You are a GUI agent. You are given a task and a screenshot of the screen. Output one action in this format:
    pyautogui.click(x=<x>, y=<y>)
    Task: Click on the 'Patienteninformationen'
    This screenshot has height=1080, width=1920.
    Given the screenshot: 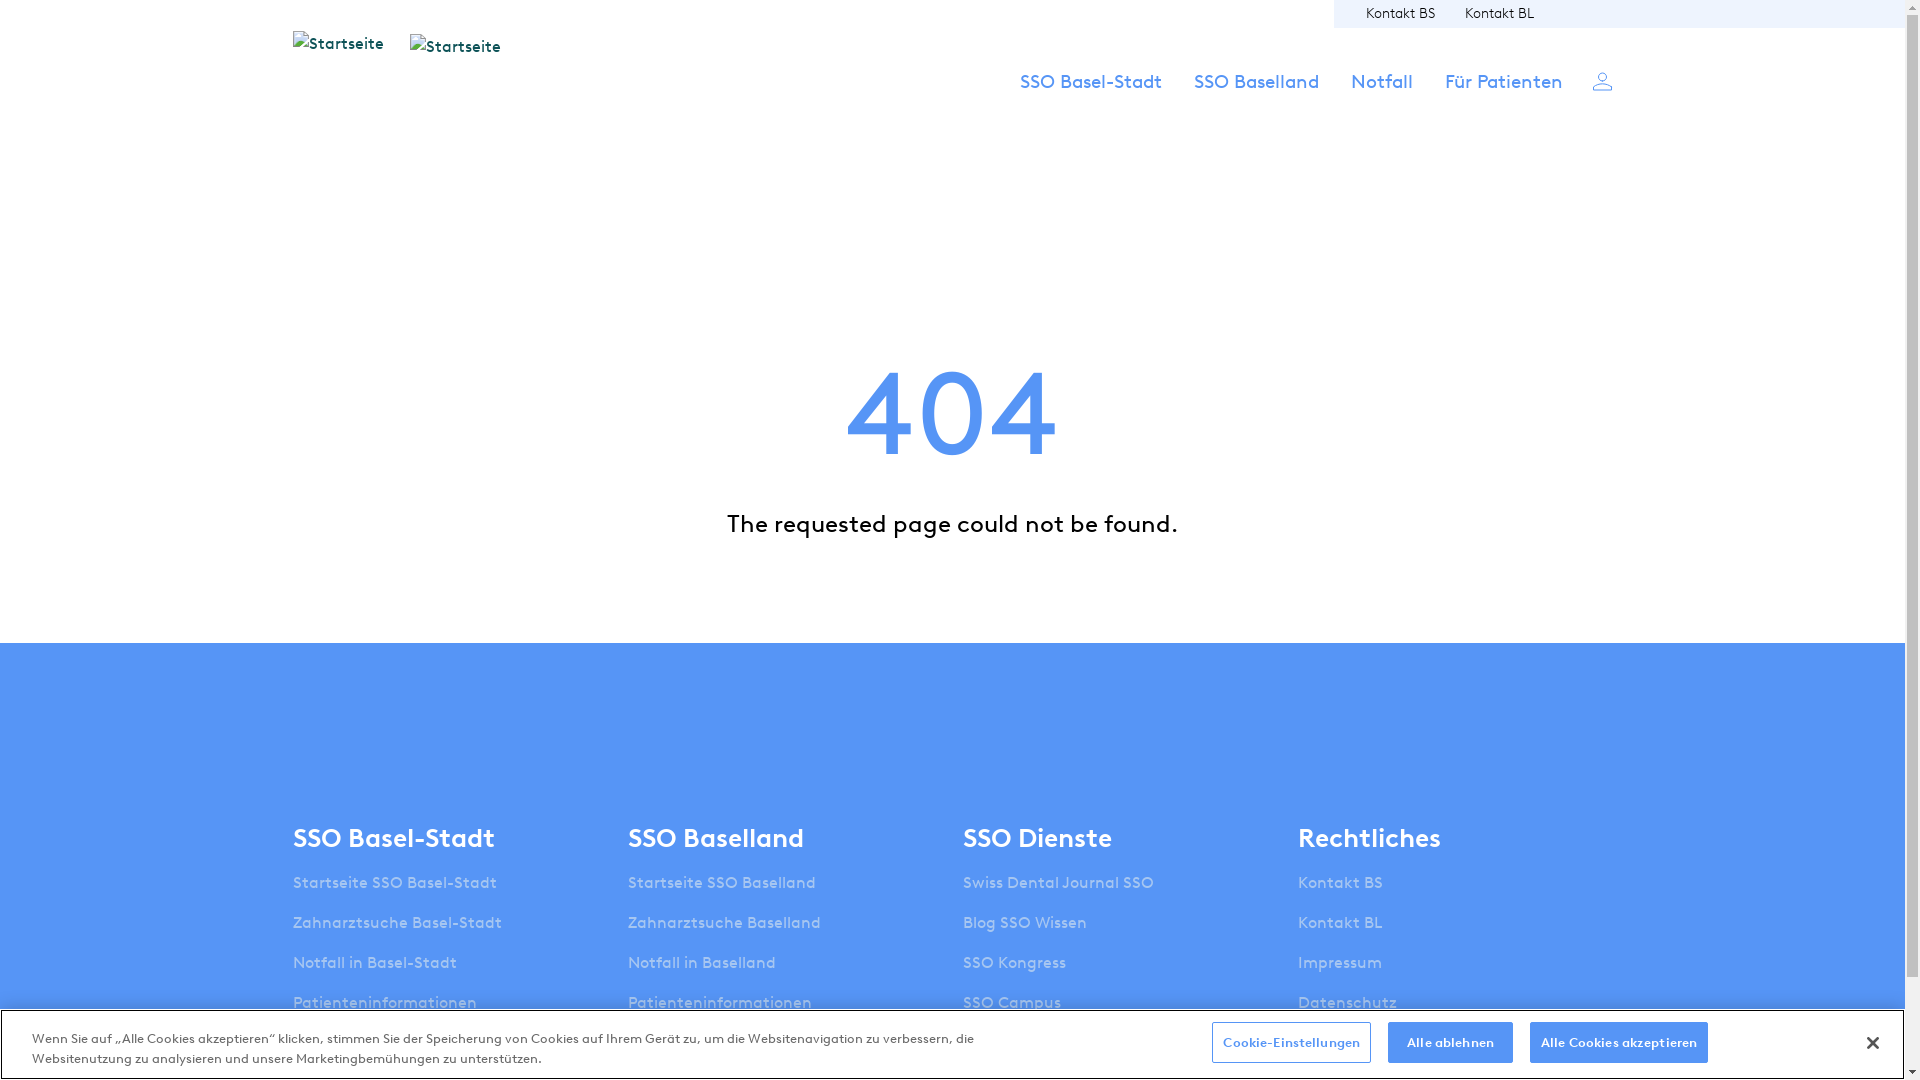 What is the action you would take?
    pyautogui.click(x=291, y=1002)
    